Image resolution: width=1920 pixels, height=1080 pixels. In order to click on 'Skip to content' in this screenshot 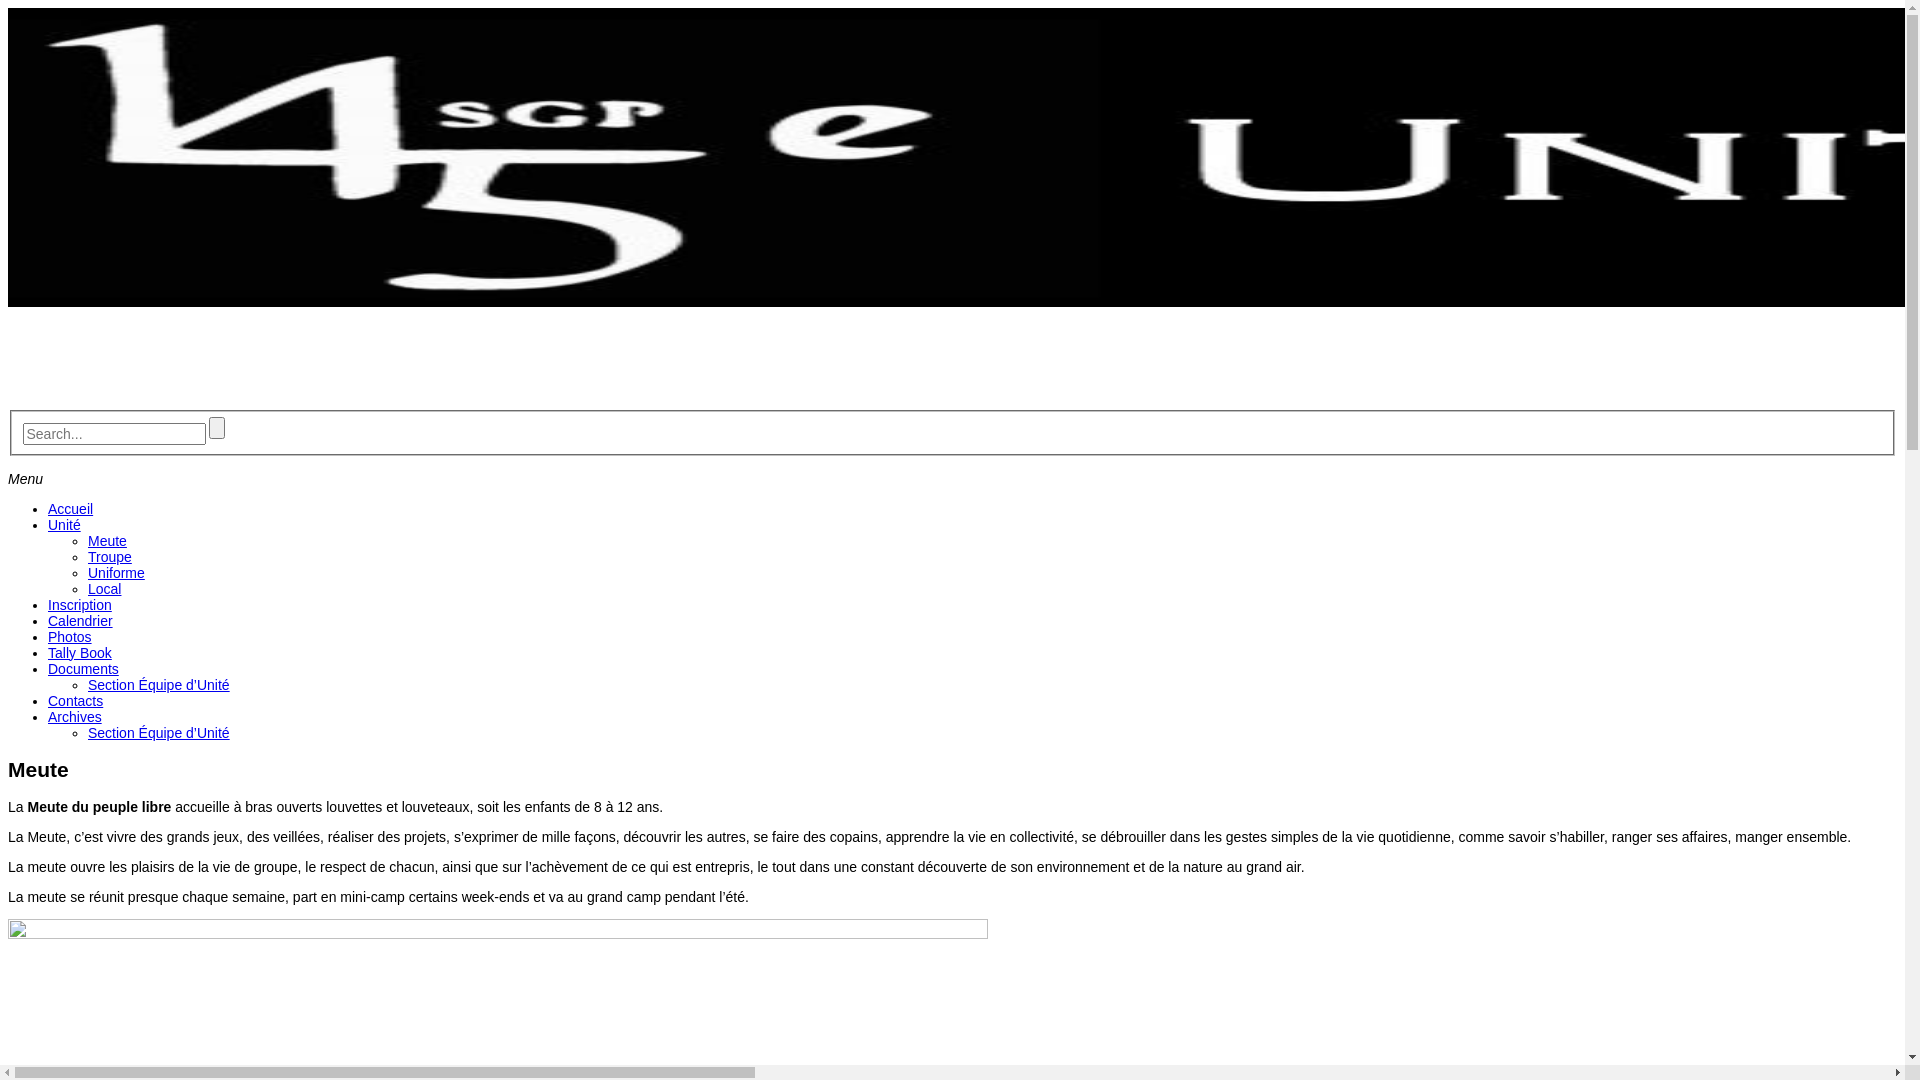, I will do `click(7, 7)`.